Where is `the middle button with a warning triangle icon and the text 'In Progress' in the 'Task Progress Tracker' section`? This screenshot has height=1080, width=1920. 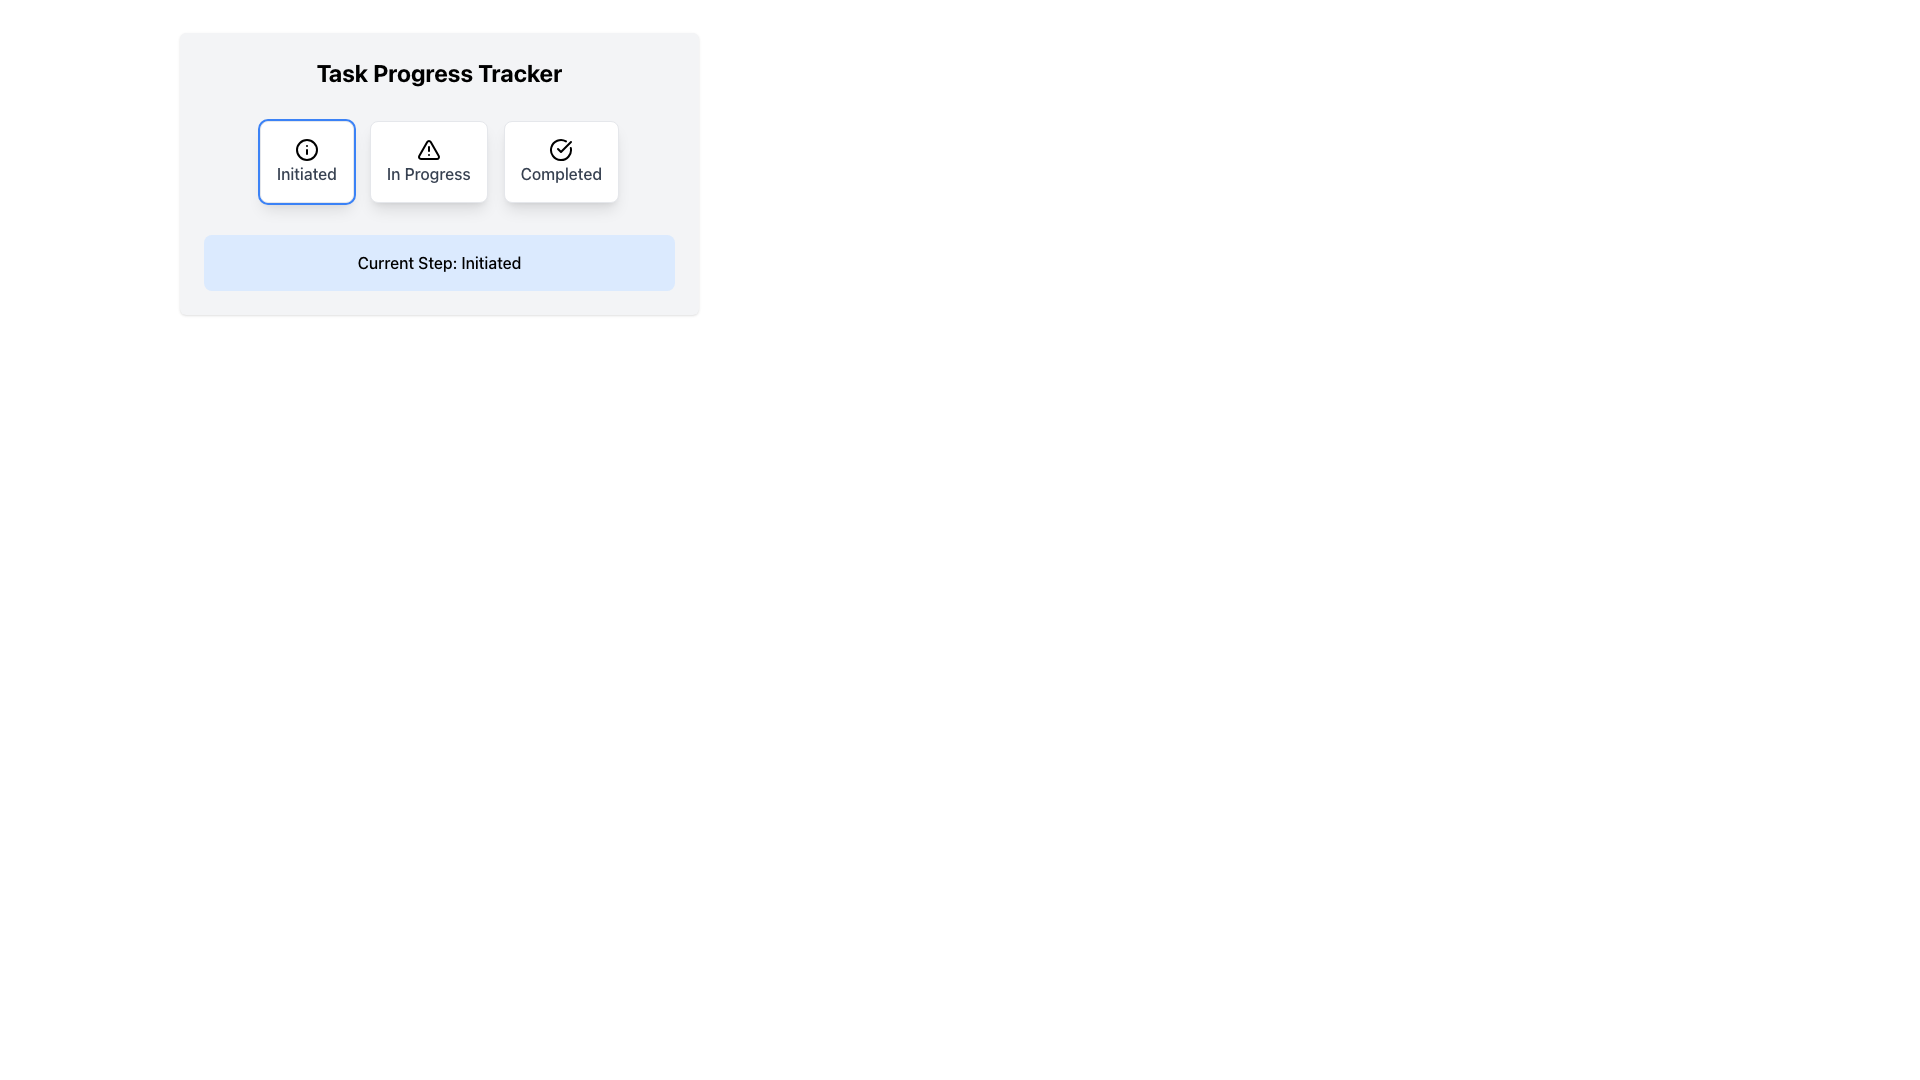 the middle button with a warning triangle icon and the text 'In Progress' in the 'Task Progress Tracker' section is located at coordinates (427, 161).